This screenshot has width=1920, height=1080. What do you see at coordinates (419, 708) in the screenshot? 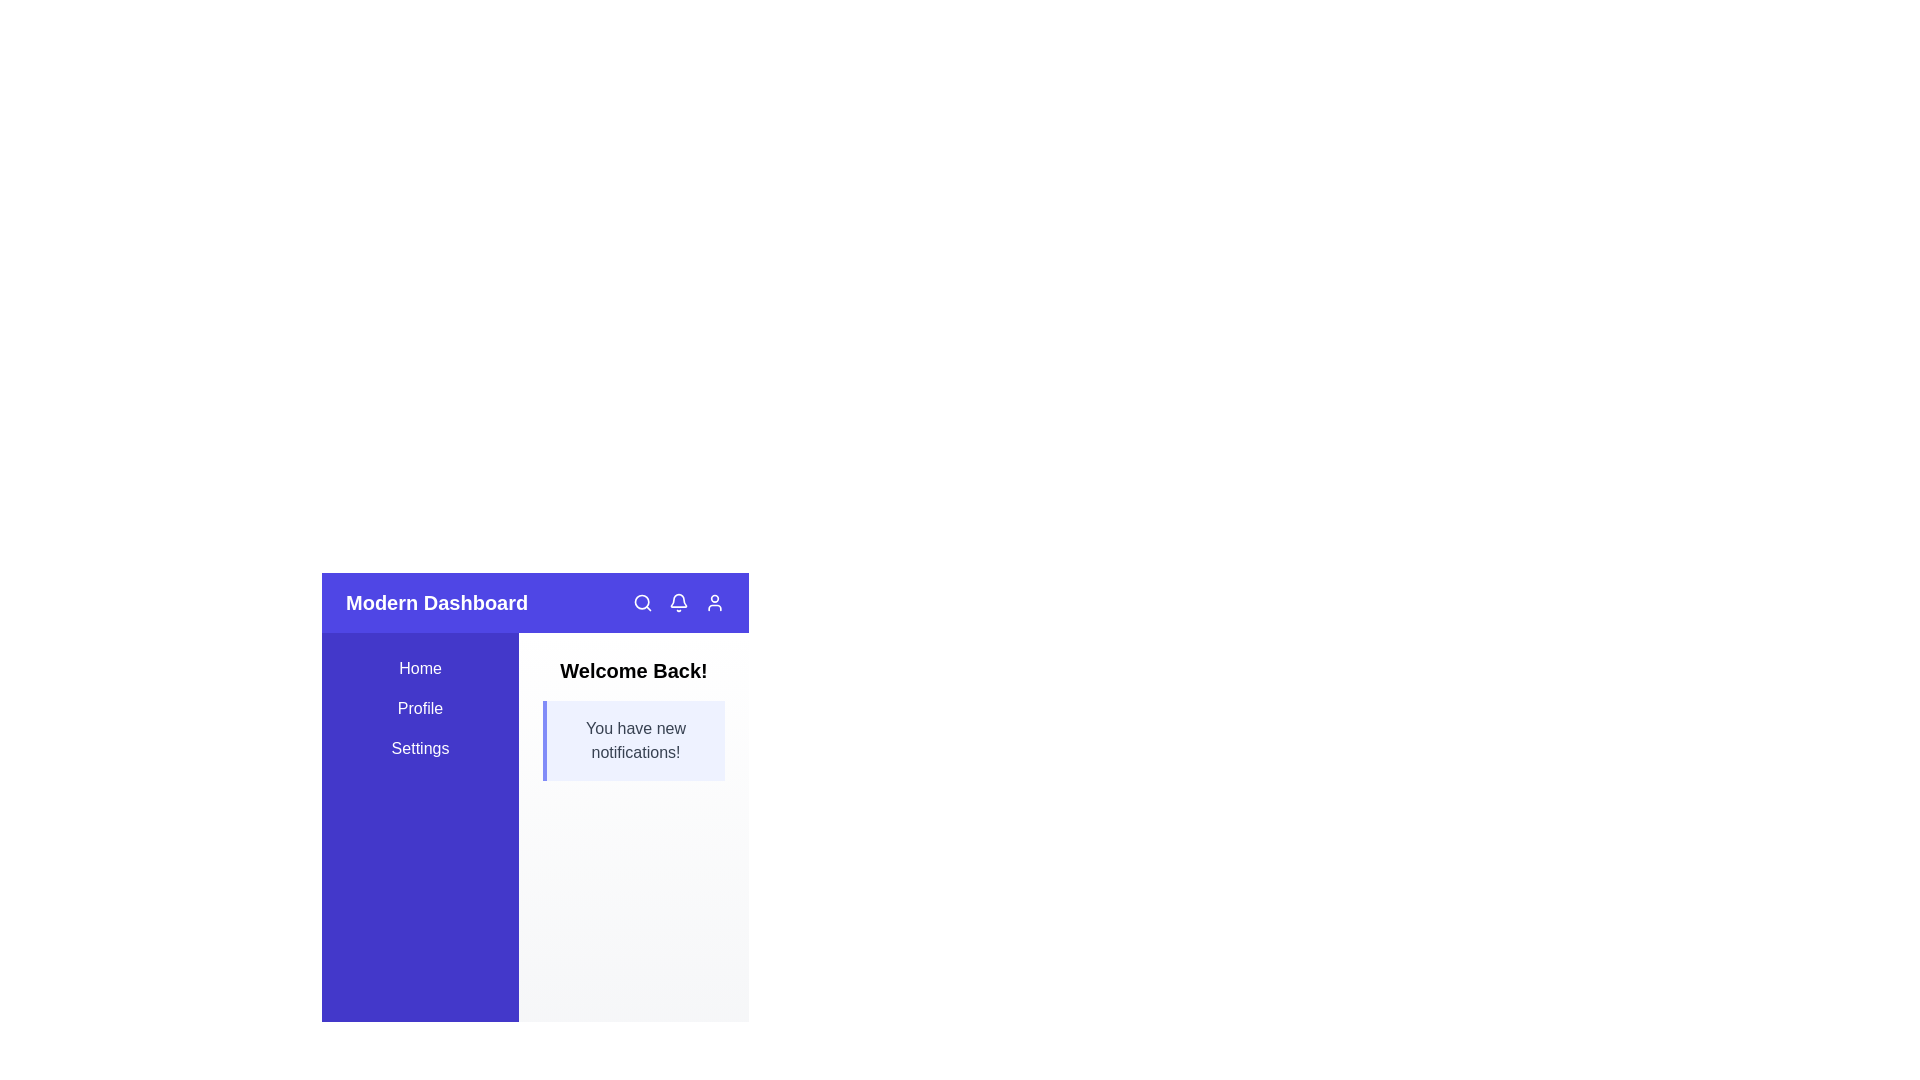
I see `the sidebar link Profile` at bounding box center [419, 708].